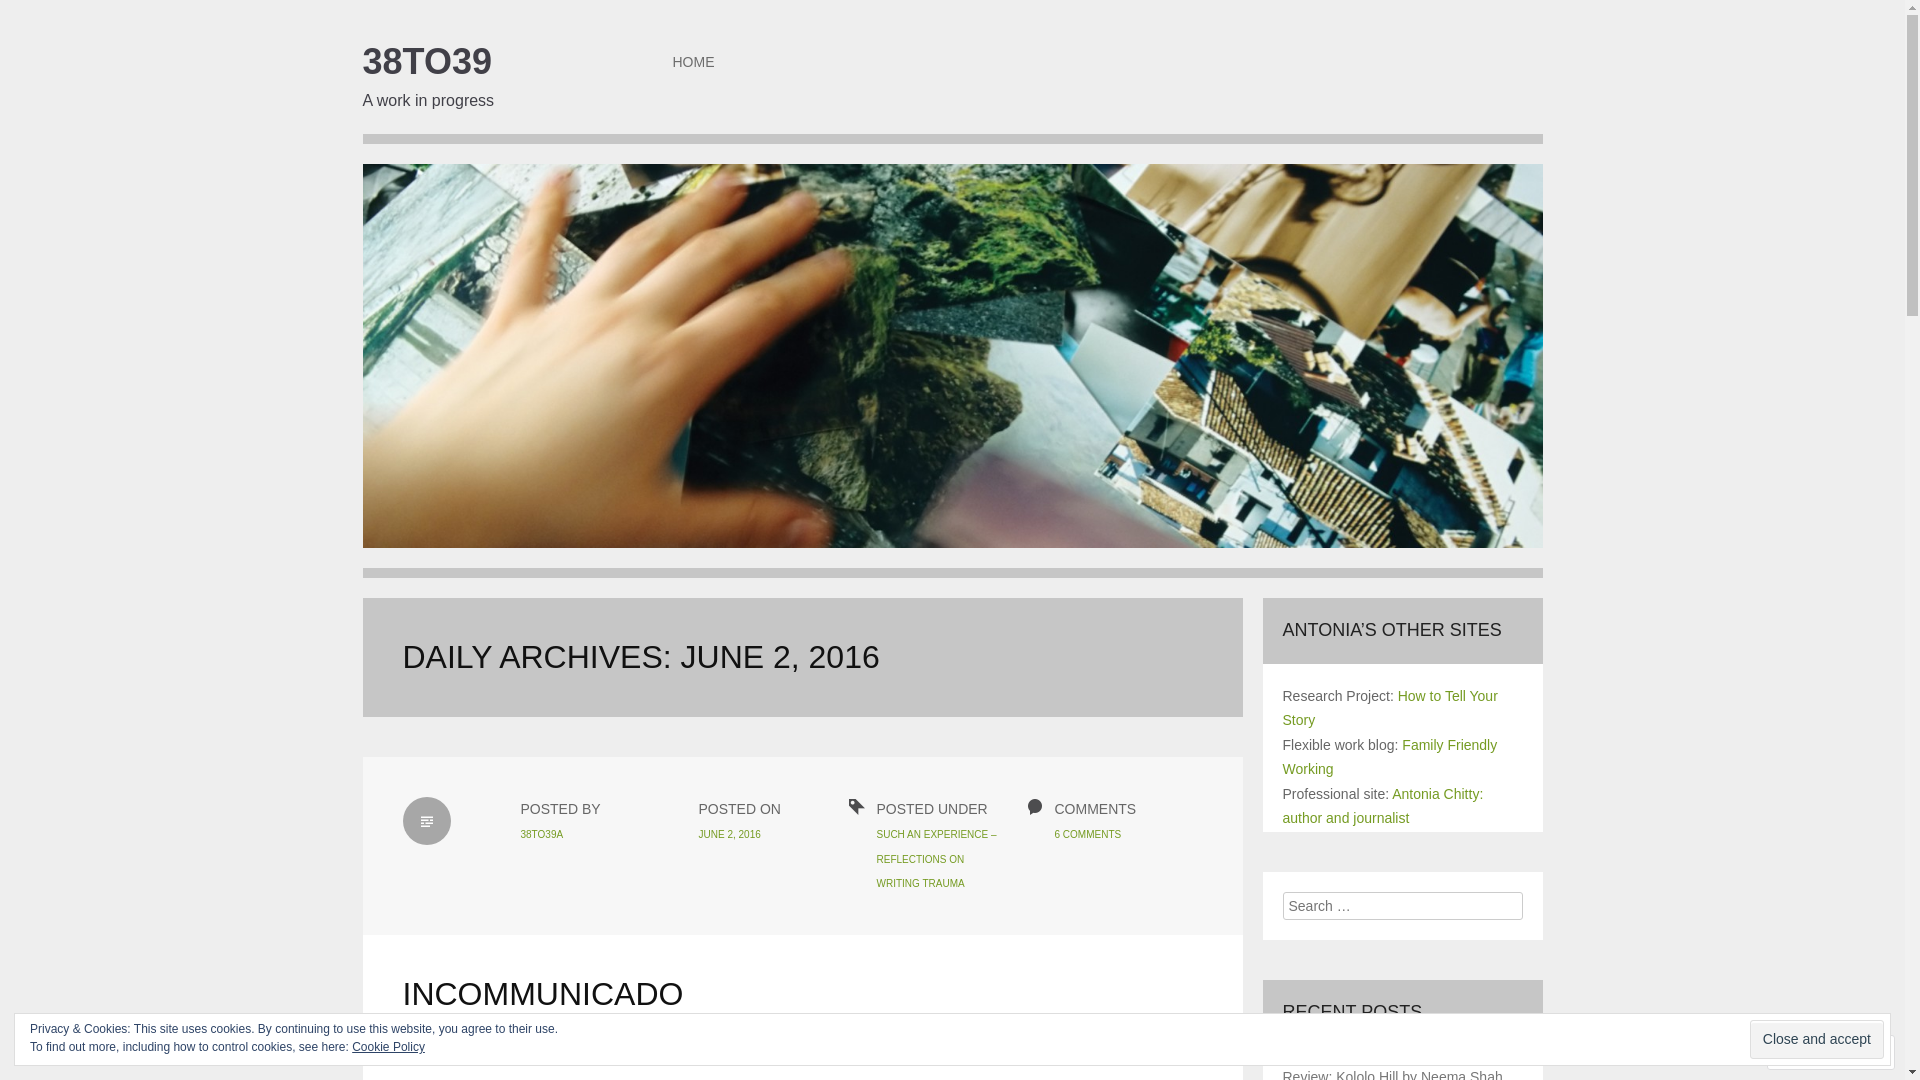 The width and height of the screenshot is (1920, 1080). What do you see at coordinates (39, 14) in the screenshot?
I see `'Search'` at bounding box center [39, 14].